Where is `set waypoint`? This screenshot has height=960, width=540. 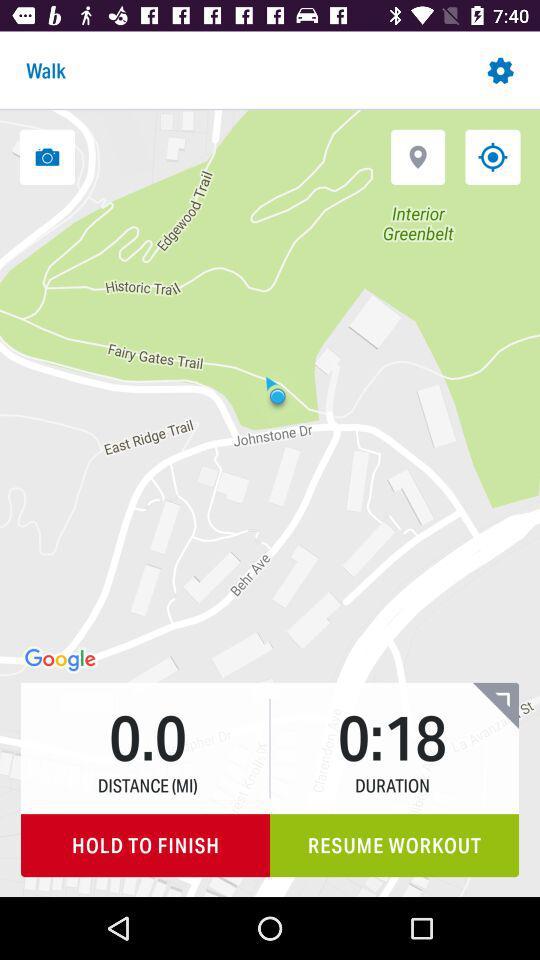 set waypoint is located at coordinates (417, 156).